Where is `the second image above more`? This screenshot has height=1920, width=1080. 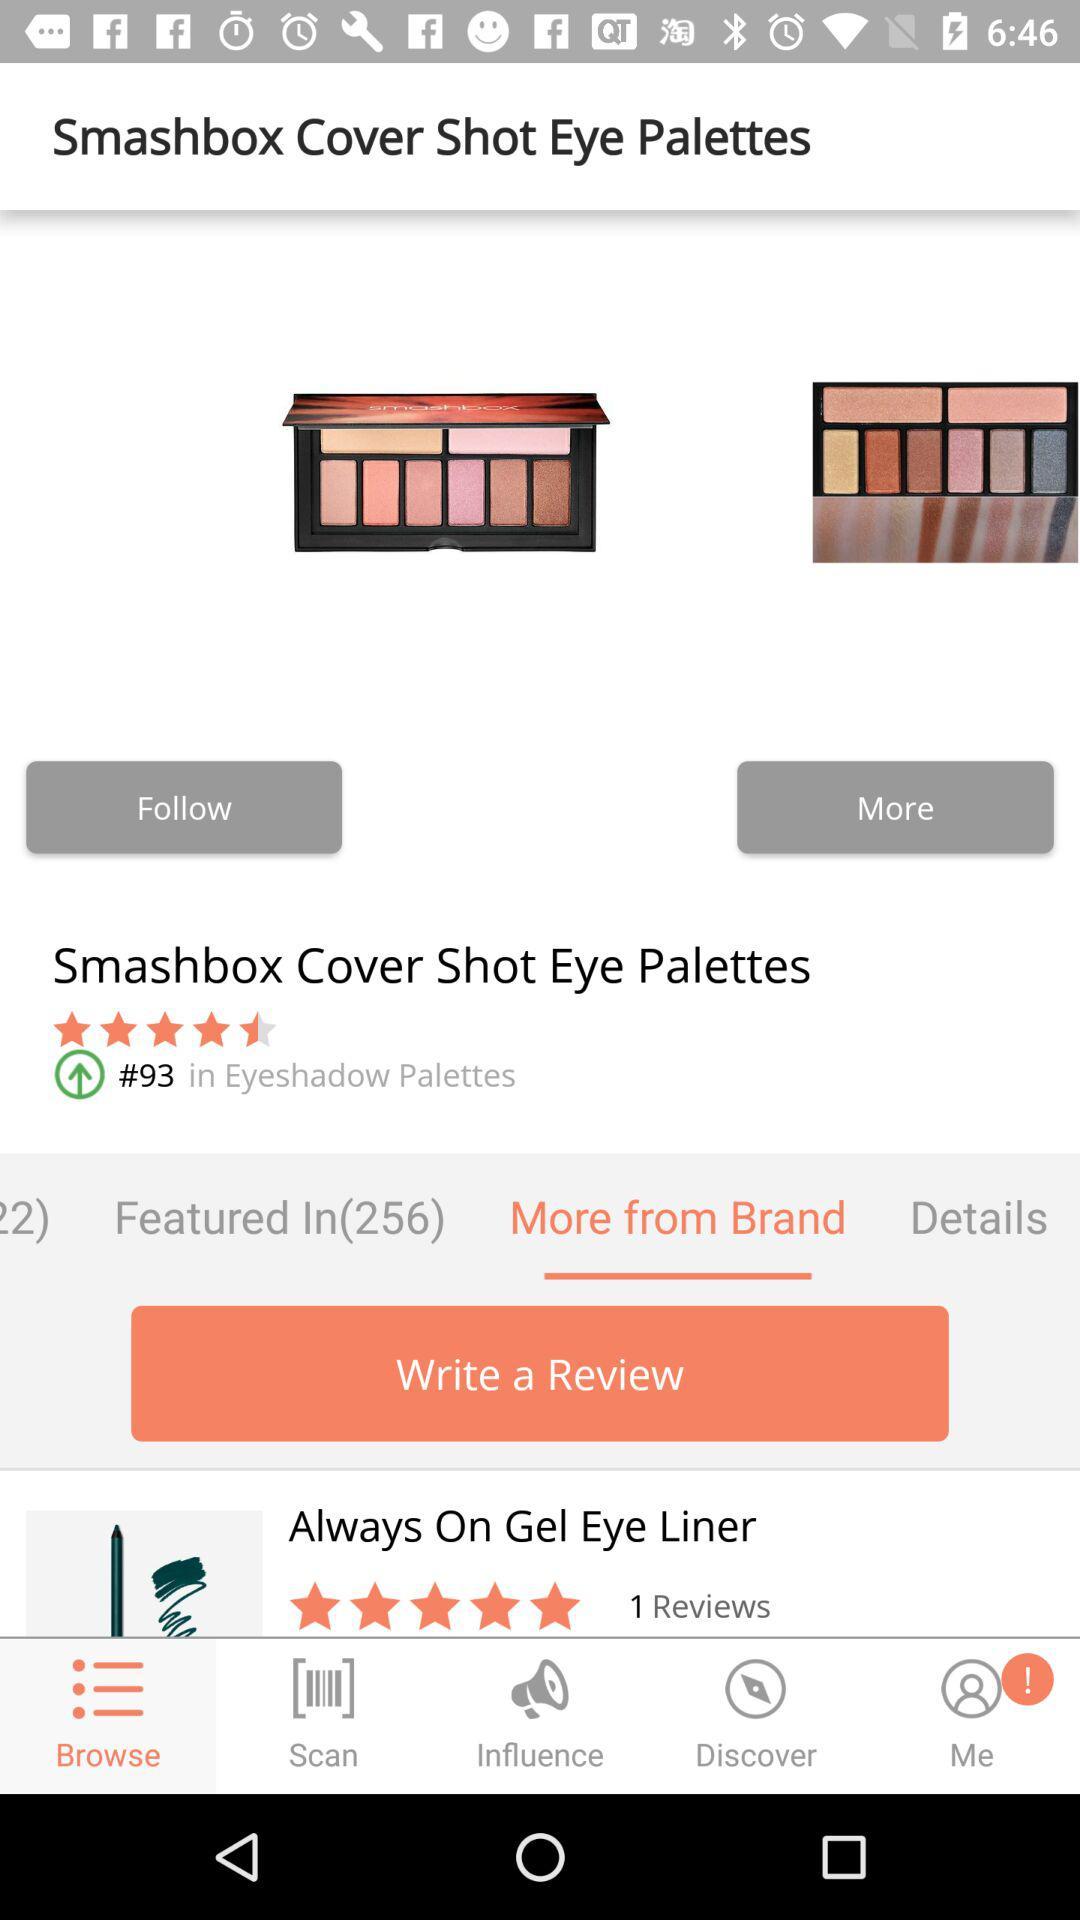 the second image above more is located at coordinates (893, 471).